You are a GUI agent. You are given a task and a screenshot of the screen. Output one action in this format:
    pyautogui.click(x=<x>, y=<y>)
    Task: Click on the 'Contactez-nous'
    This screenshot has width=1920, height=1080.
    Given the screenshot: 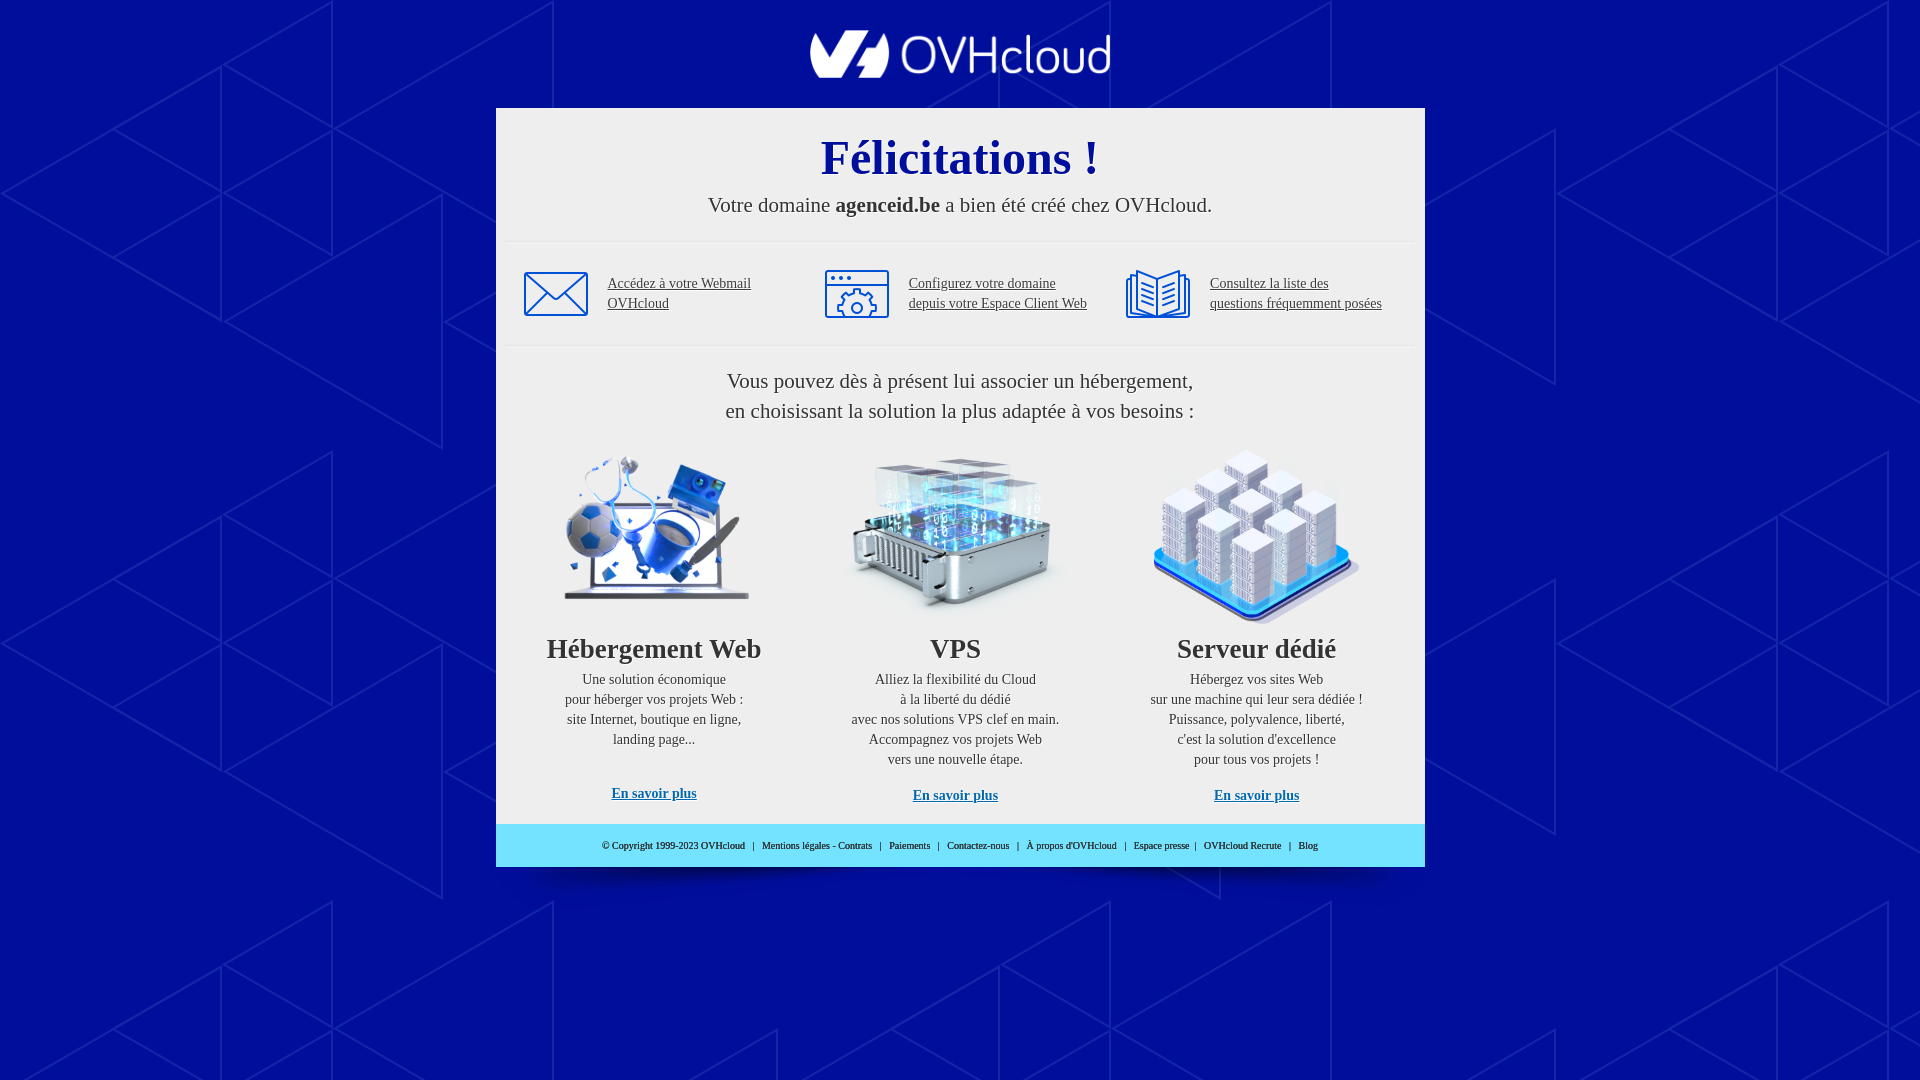 What is the action you would take?
    pyautogui.click(x=978, y=845)
    